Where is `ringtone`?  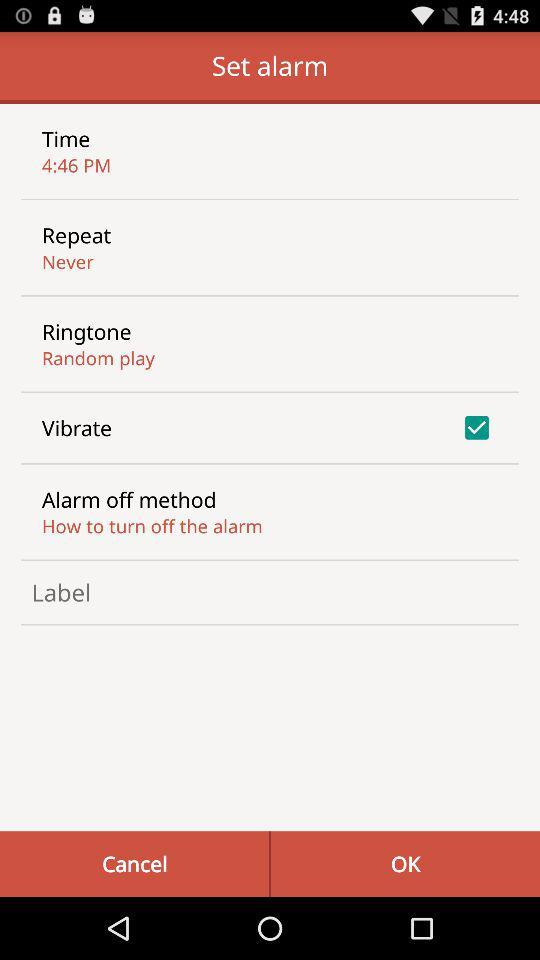
ringtone is located at coordinates (85, 331).